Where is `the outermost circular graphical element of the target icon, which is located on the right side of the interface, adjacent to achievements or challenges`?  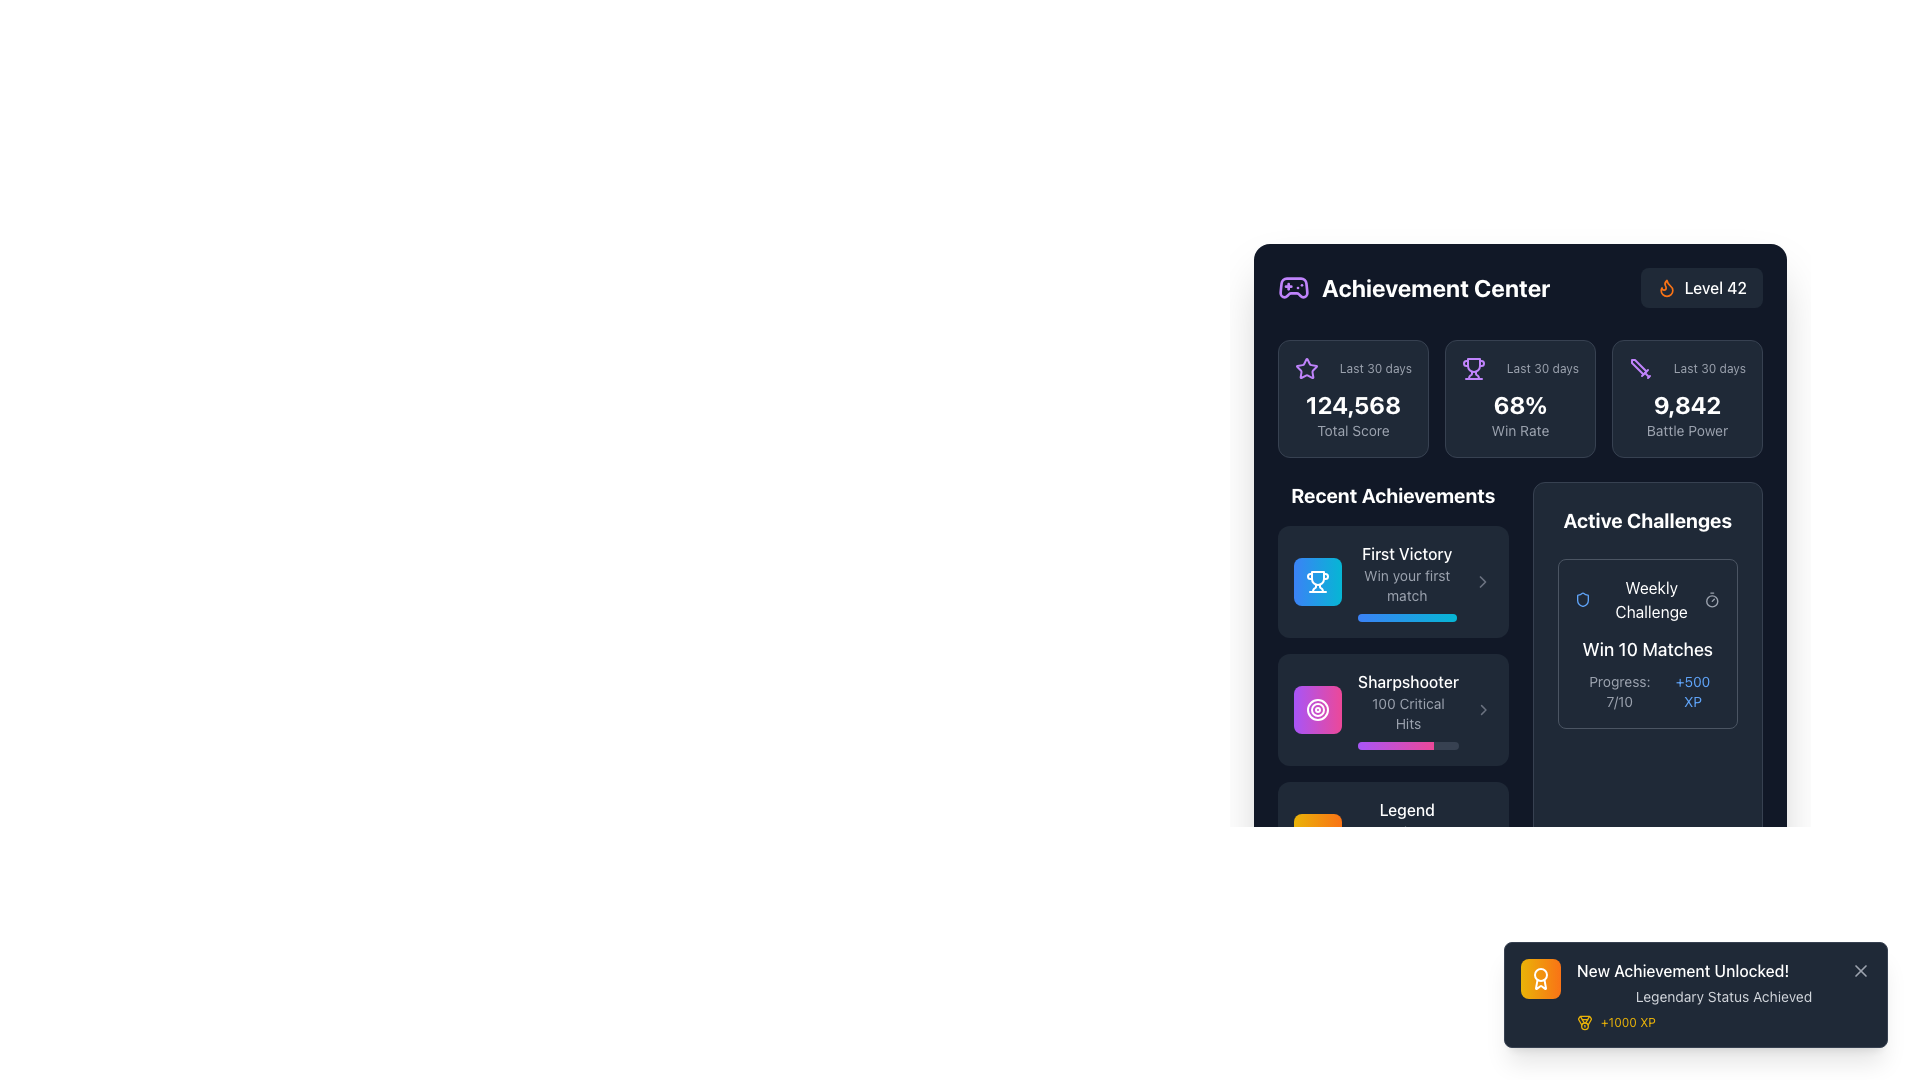
the outermost circular graphical element of the target icon, which is located on the right side of the interface, adjacent to achievements or challenges is located at coordinates (1318, 708).